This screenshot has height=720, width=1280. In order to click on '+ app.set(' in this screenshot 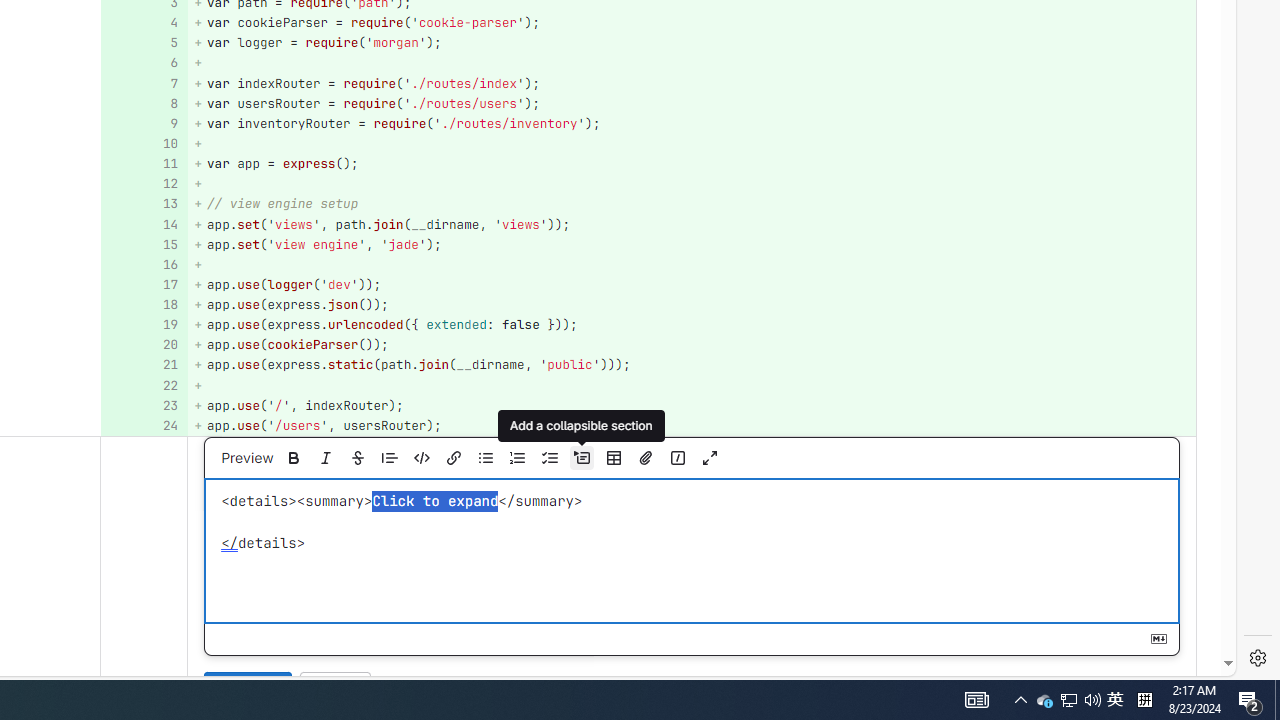, I will do `click(691, 243)`.